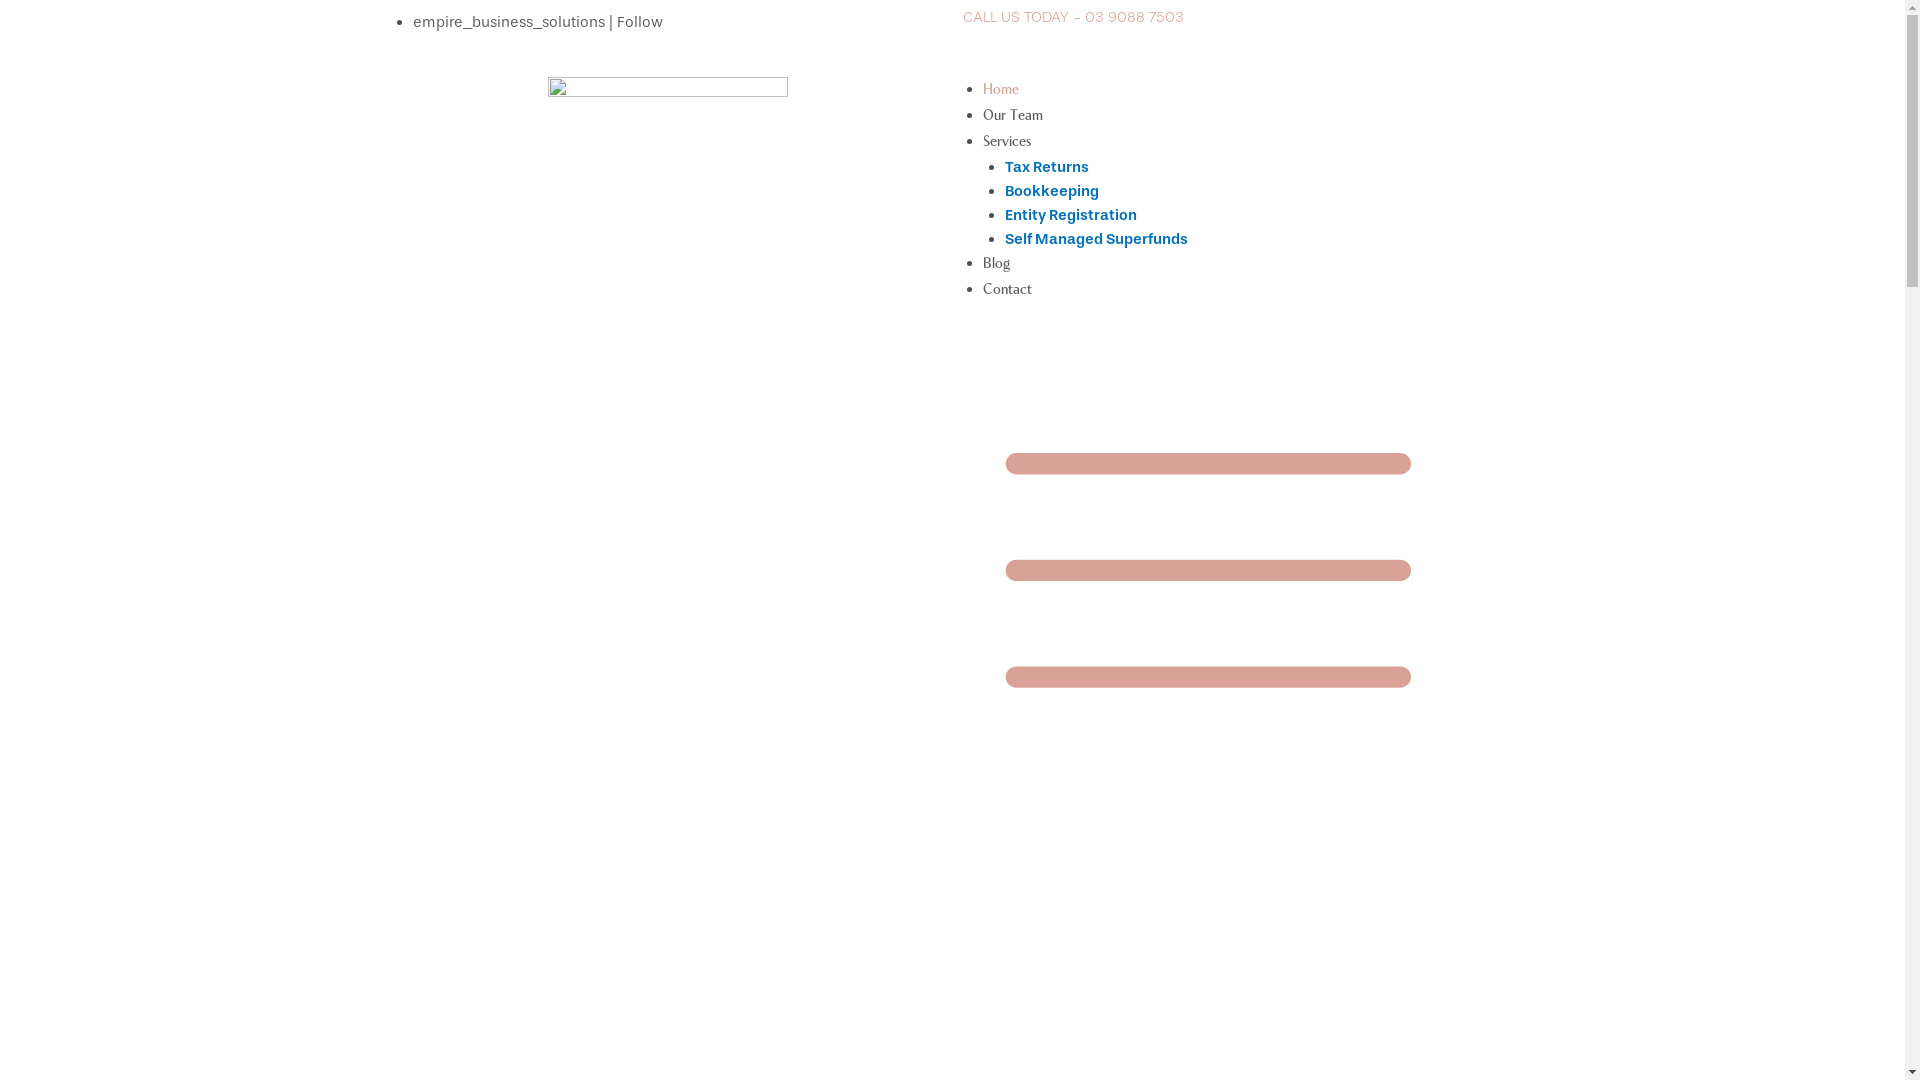 The width and height of the screenshot is (1920, 1080). I want to click on 'Blog', so click(995, 262).